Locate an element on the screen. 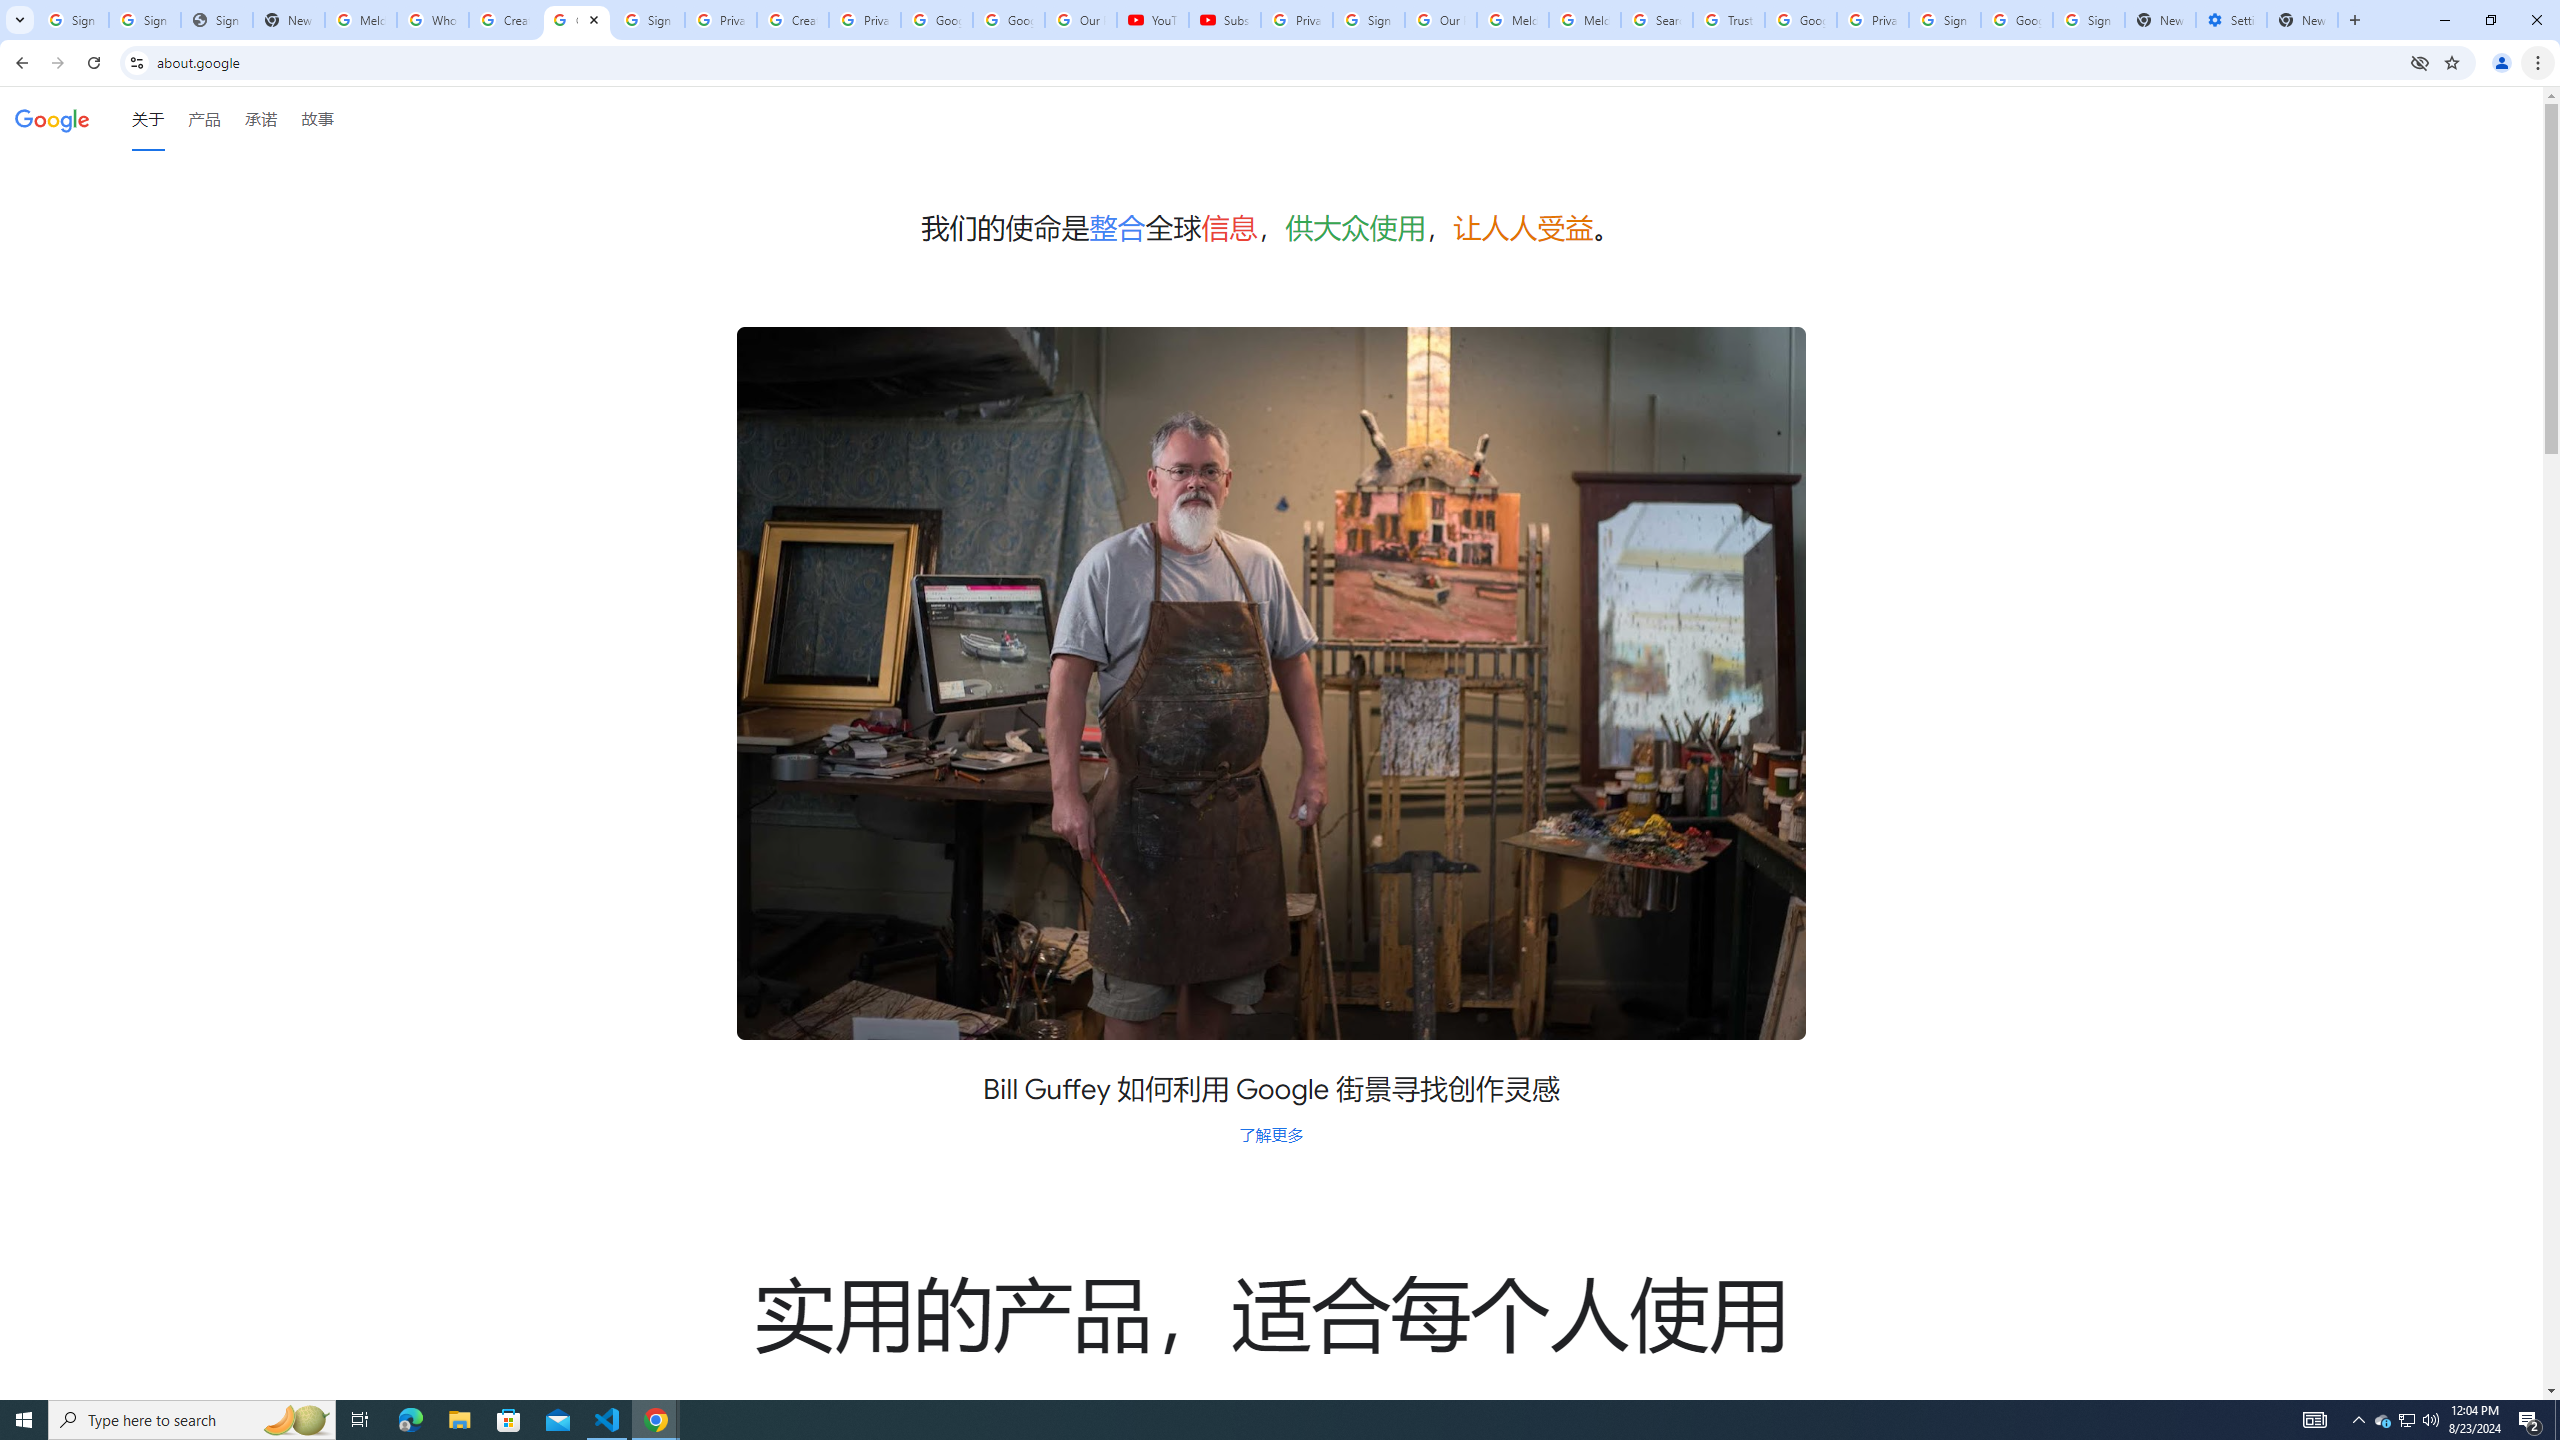 The image size is (2560, 1440). 'YouTube' is located at coordinates (1153, 19).